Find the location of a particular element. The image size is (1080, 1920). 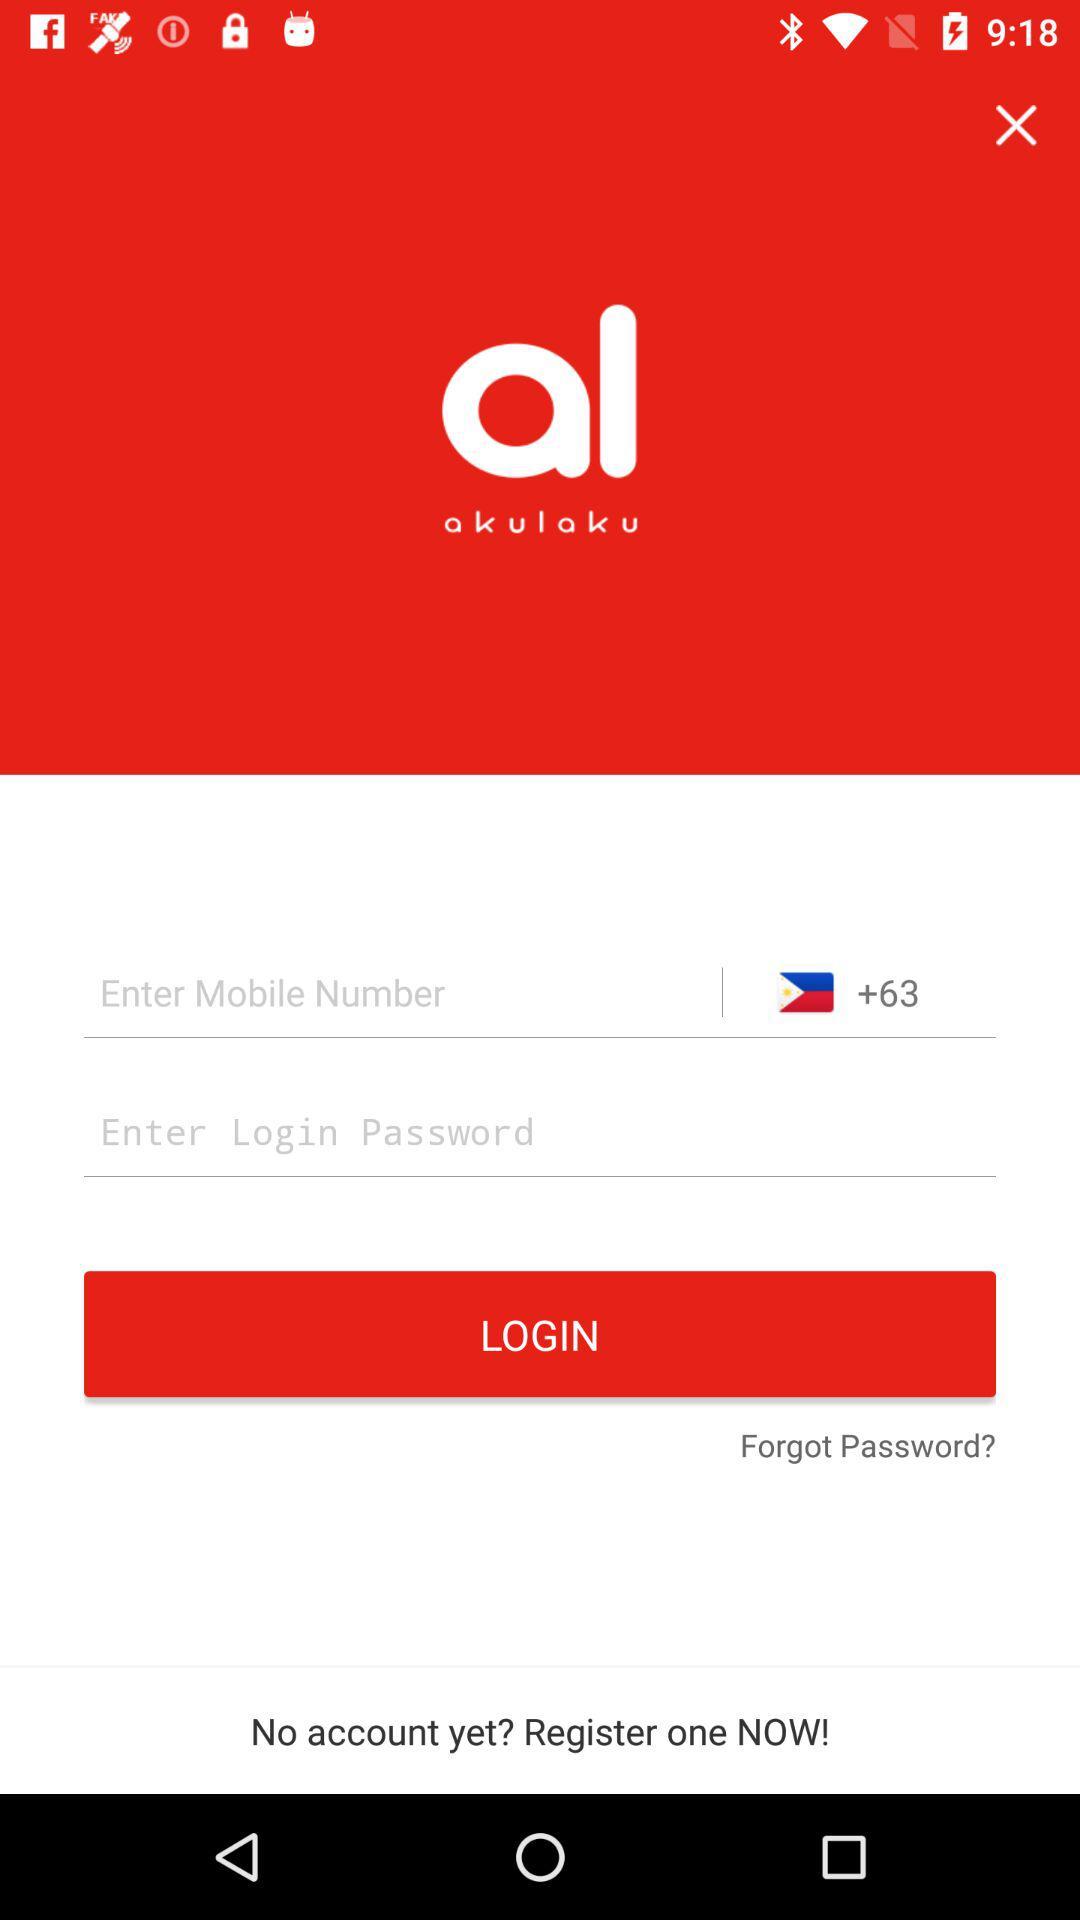

the no account yet is located at coordinates (540, 1730).